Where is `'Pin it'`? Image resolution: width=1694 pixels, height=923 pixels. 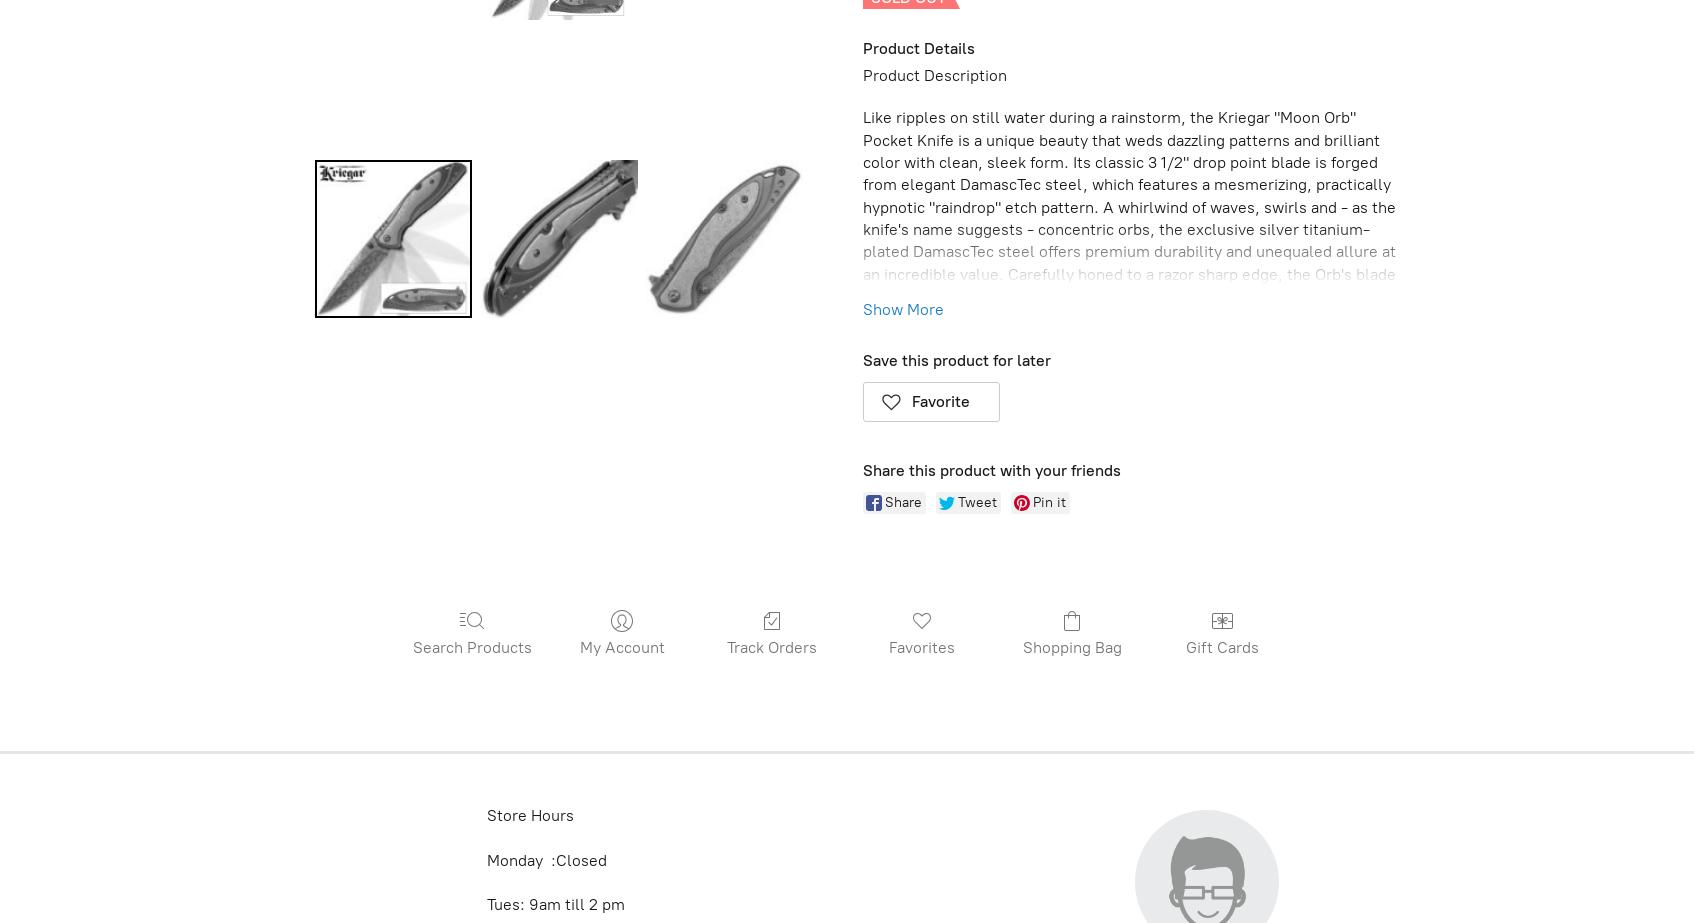
'Pin it' is located at coordinates (1049, 500).